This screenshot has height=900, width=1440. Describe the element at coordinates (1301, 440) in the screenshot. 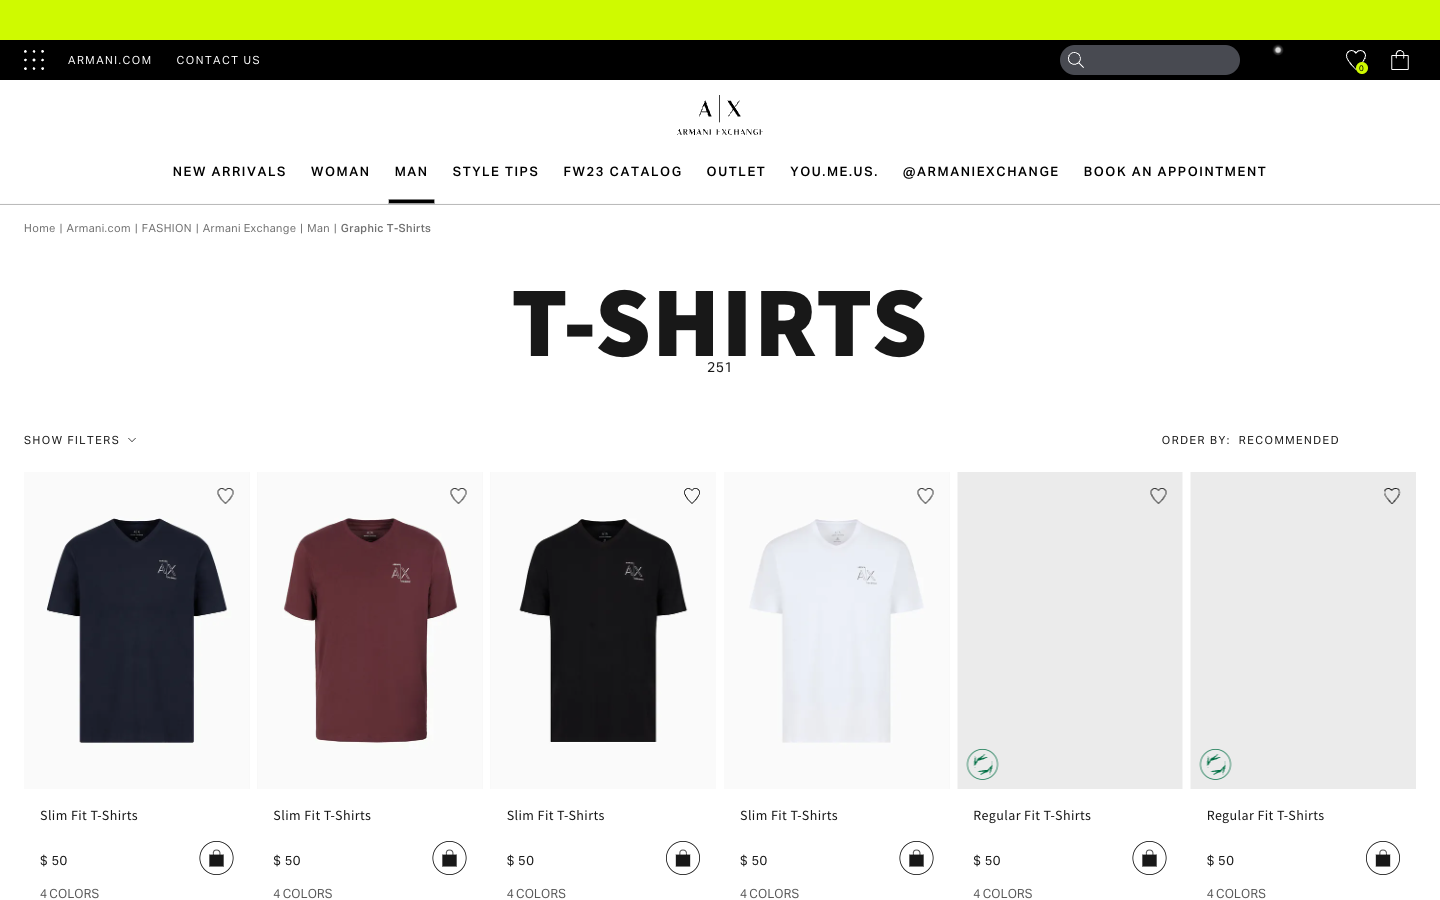

I see `desired search filter` at that location.